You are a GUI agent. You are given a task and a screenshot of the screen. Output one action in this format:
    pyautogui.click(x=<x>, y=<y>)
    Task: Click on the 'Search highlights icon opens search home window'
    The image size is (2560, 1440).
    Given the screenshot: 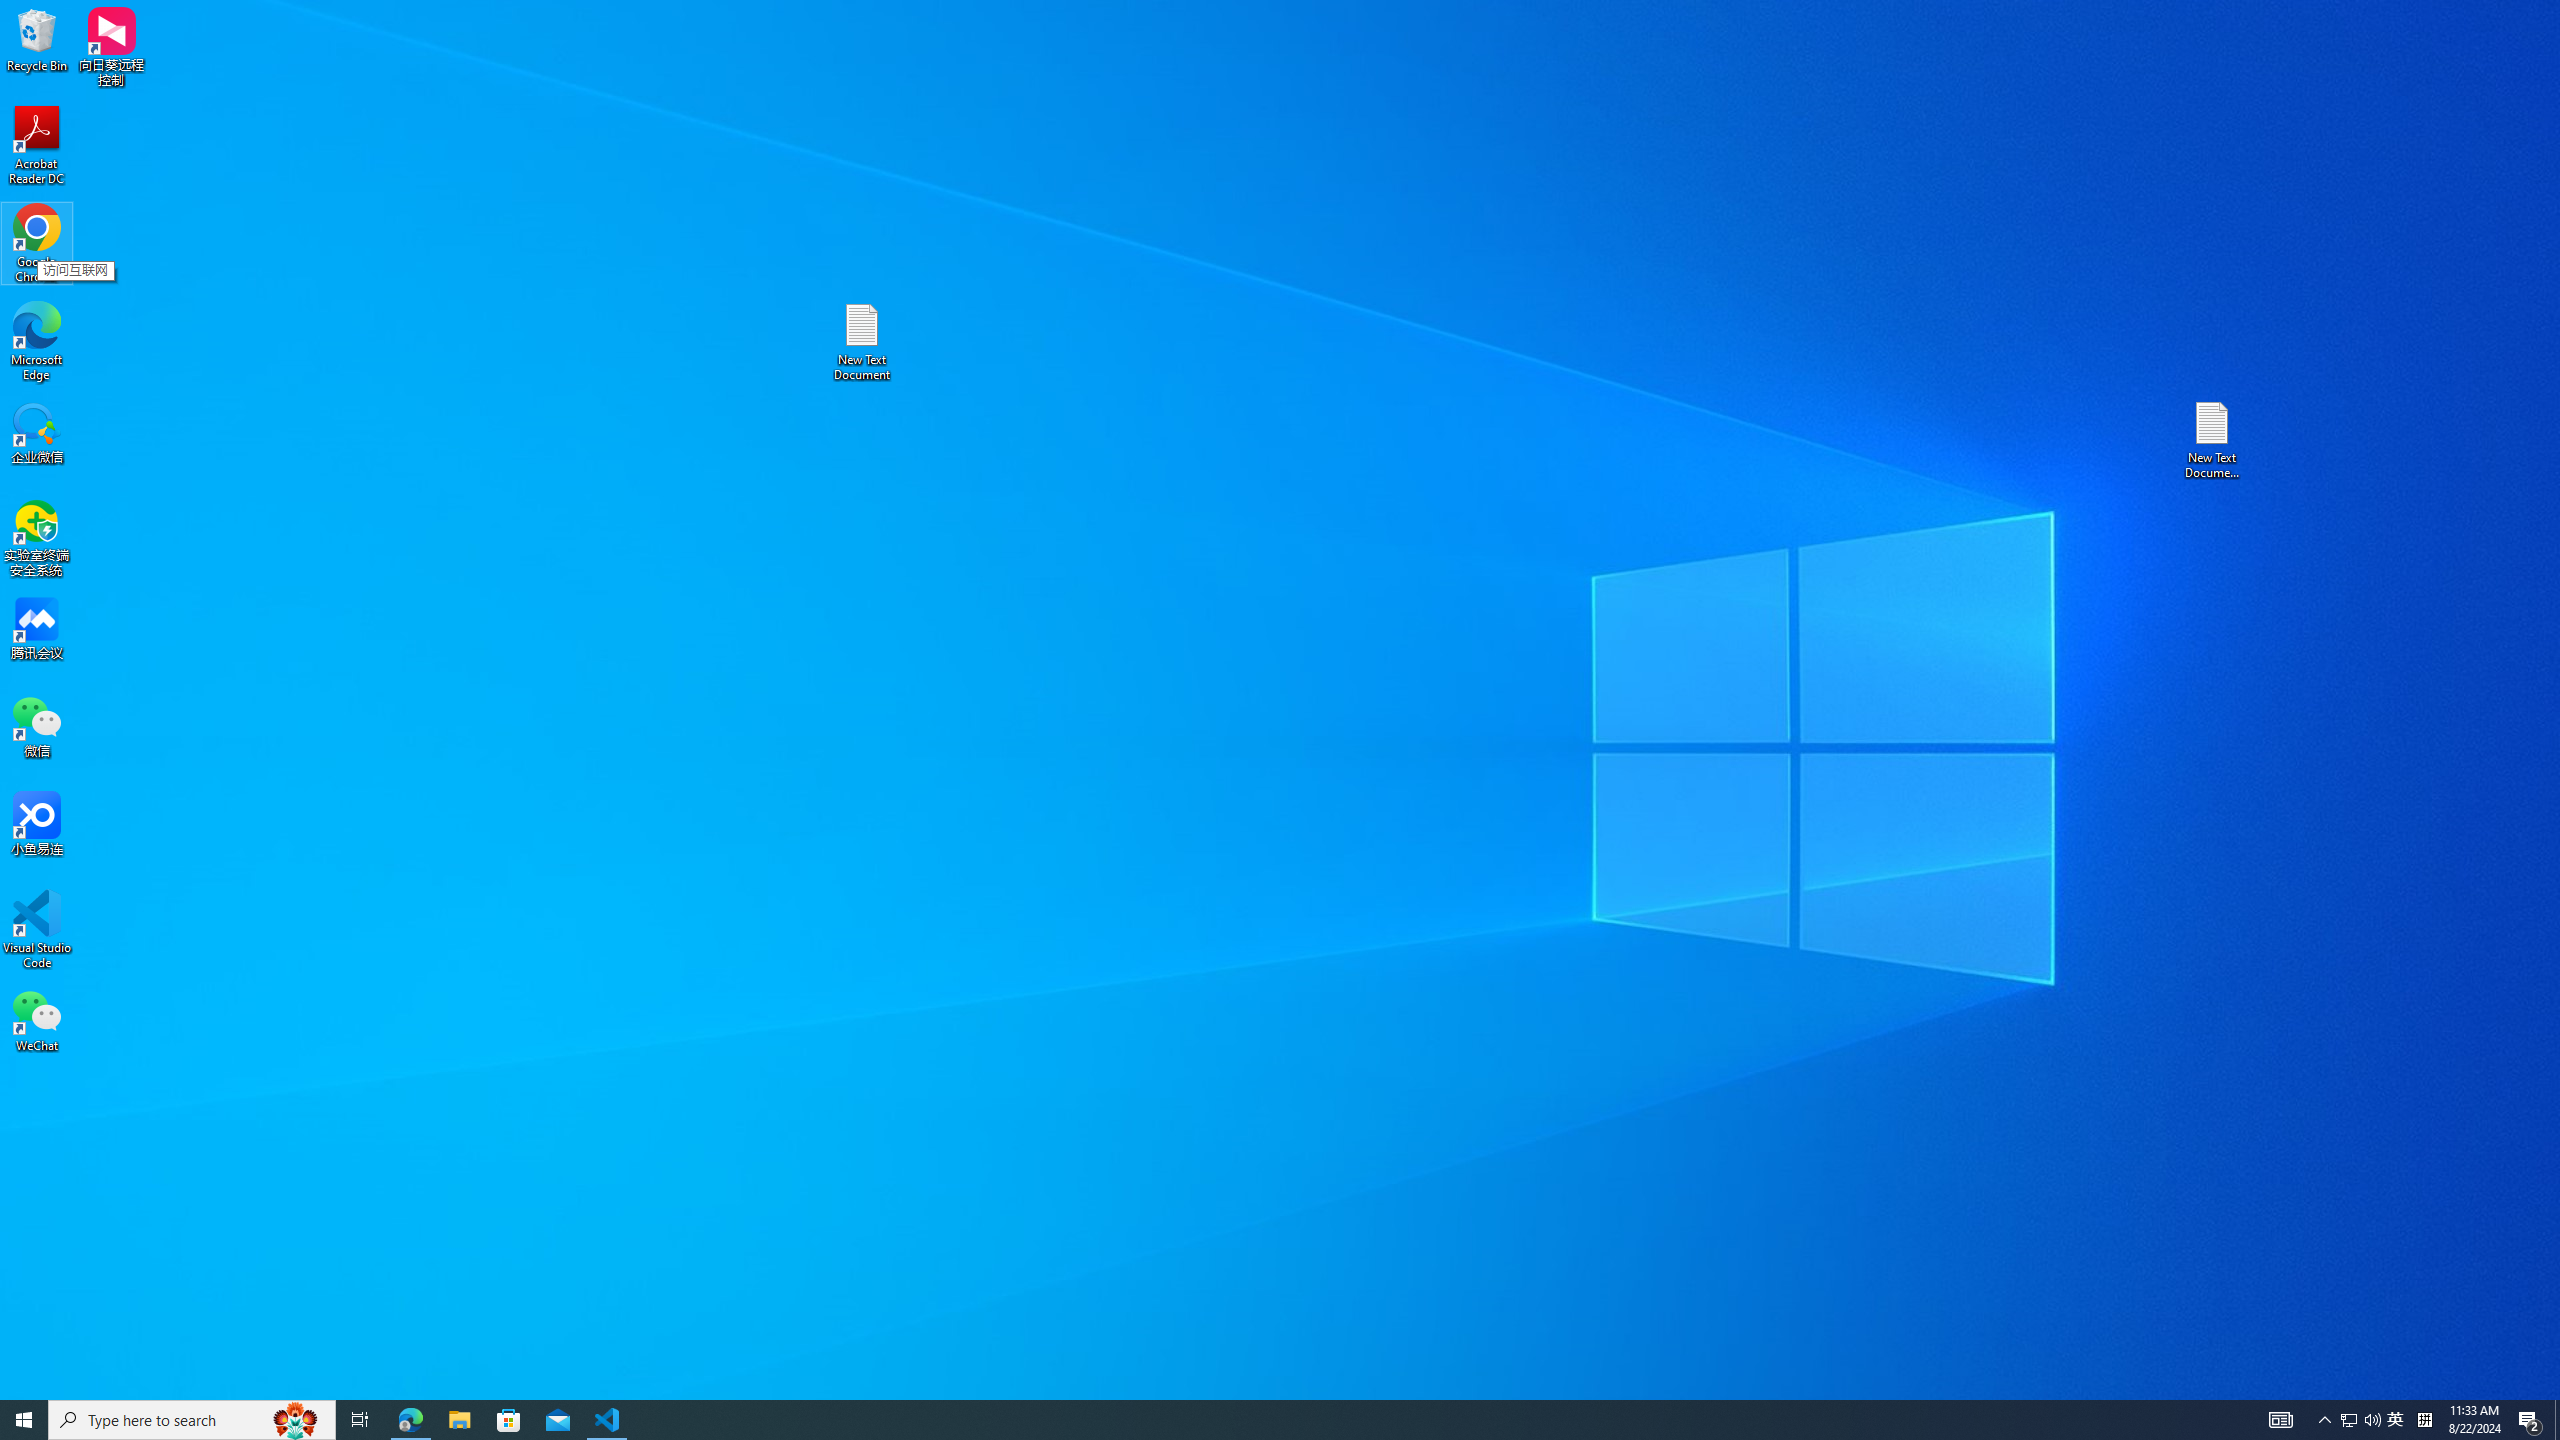 What is the action you would take?
    pyautogui.click(x=294, y=1418)
    